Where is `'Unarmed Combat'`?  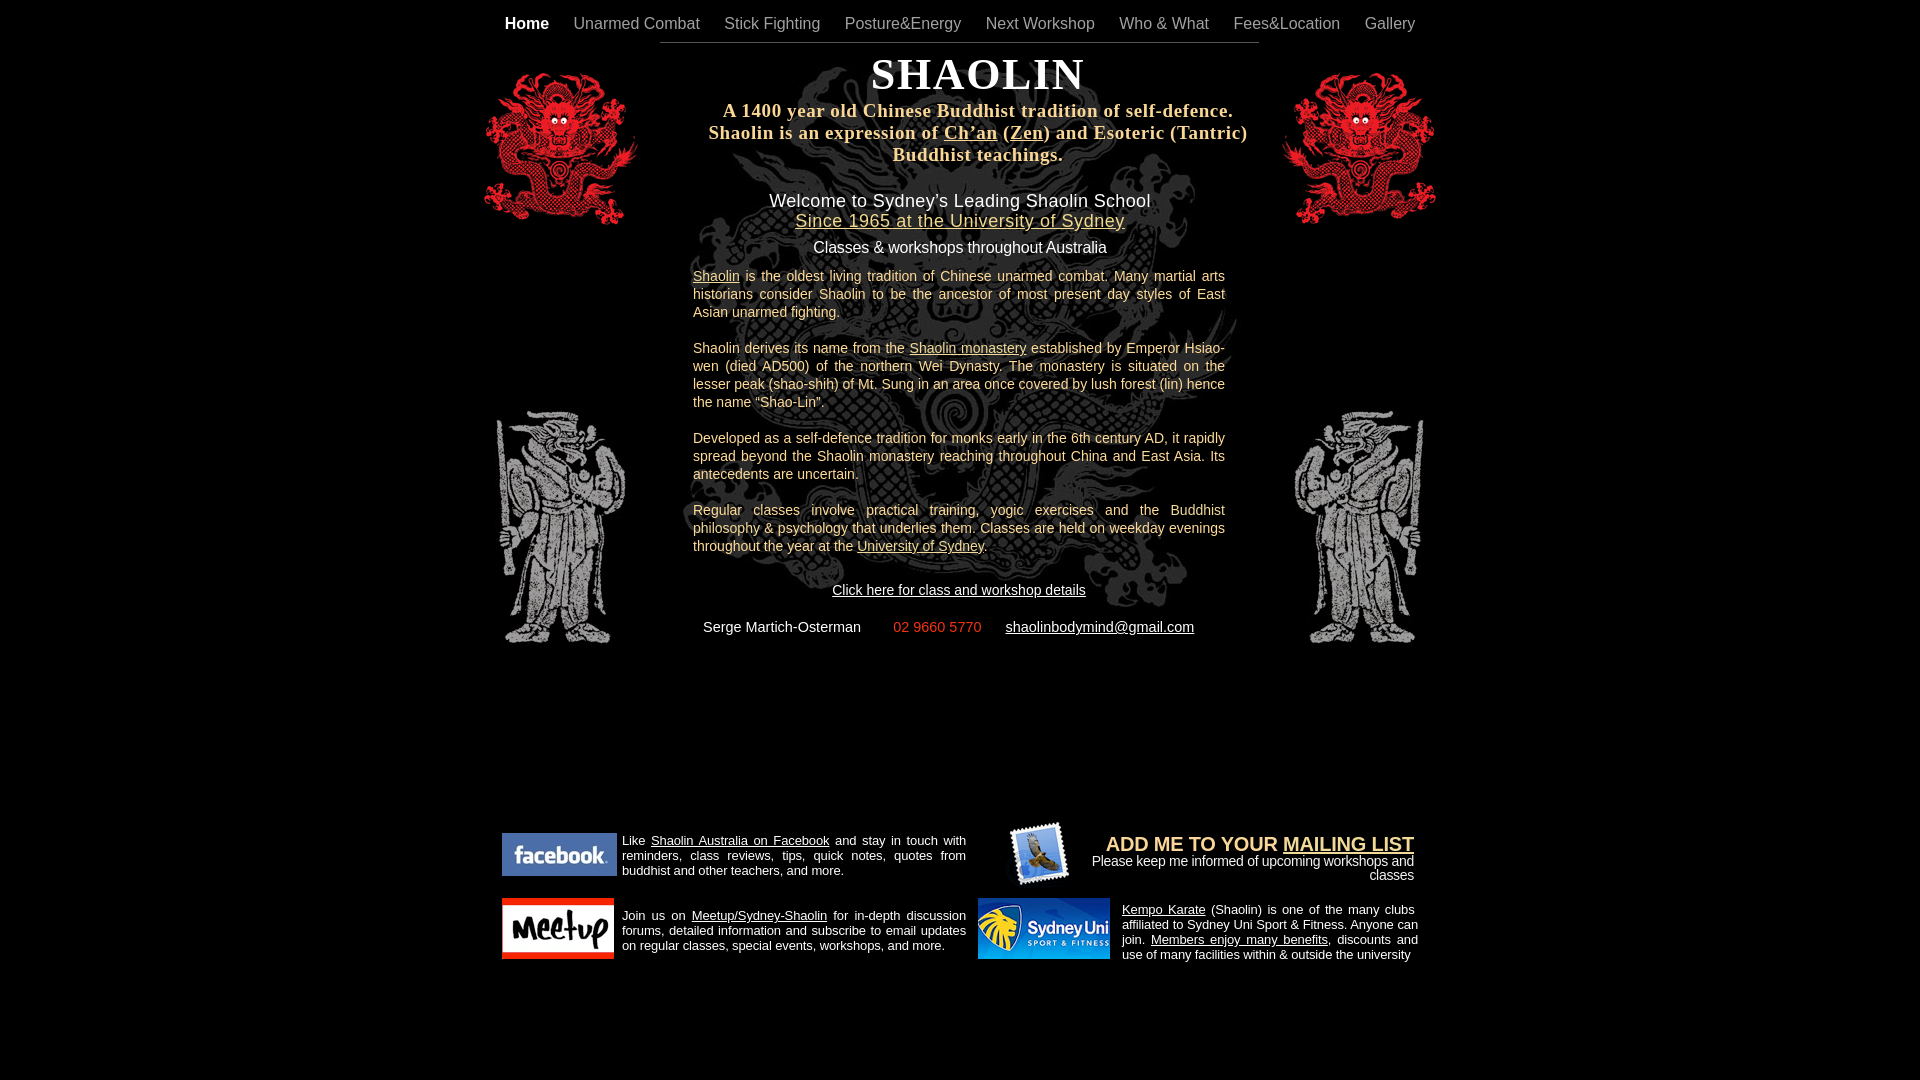
'Unarmed Combat' is located at coordinates (638, 23).